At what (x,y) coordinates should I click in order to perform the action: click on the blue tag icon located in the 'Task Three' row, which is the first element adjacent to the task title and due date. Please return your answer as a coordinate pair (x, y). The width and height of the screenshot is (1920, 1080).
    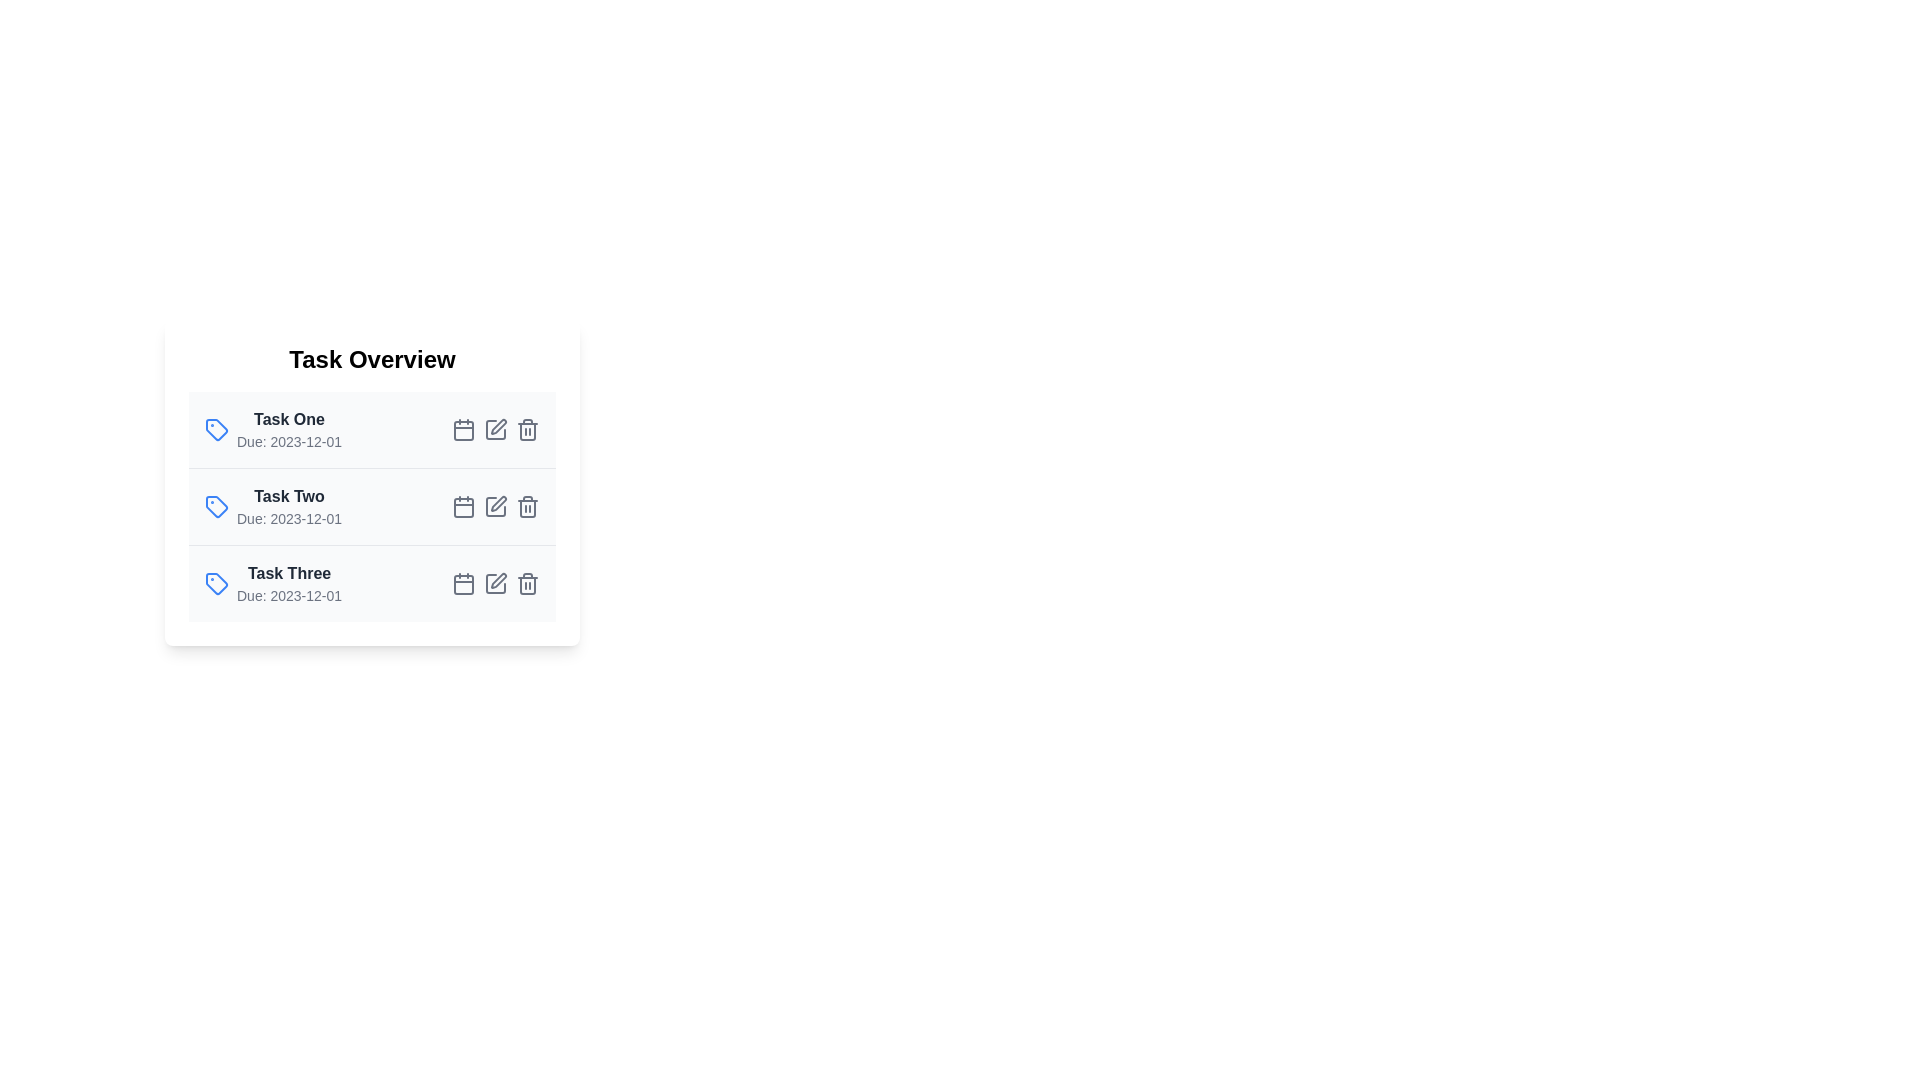
    Looking at the image, I should click on (216, 583).